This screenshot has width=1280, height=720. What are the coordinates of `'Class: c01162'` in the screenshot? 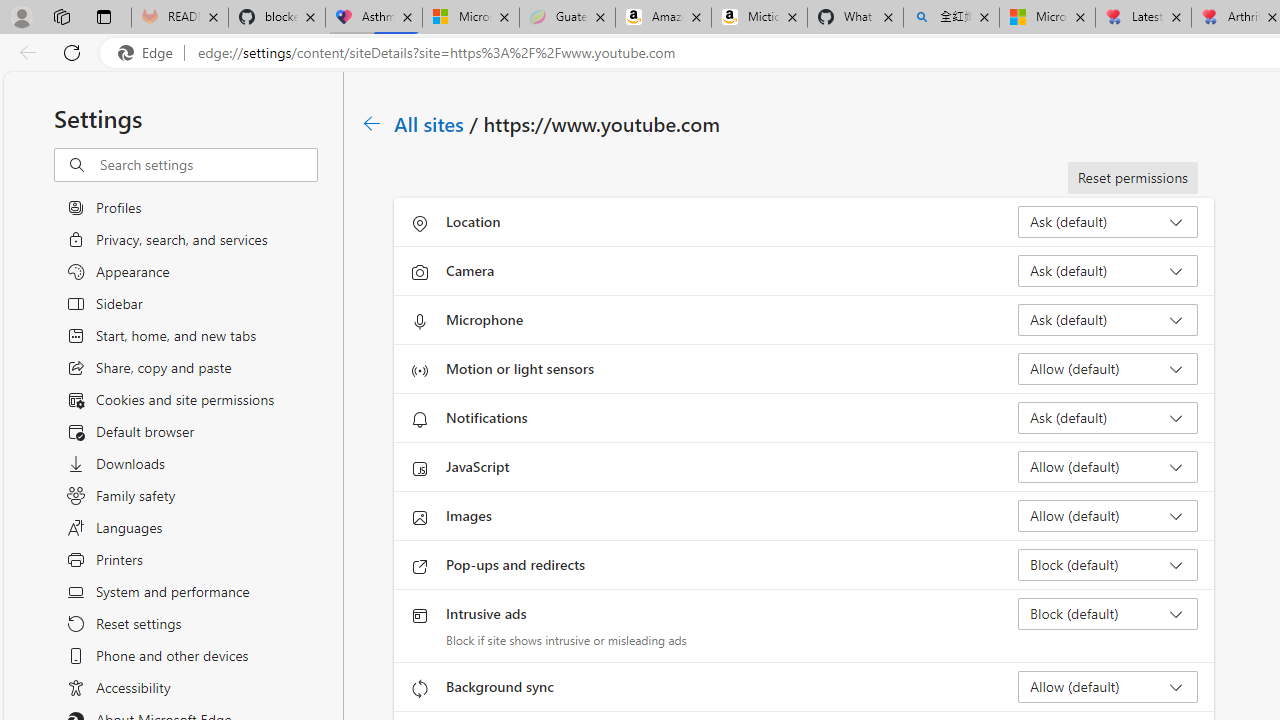 It's located at (371, 123).